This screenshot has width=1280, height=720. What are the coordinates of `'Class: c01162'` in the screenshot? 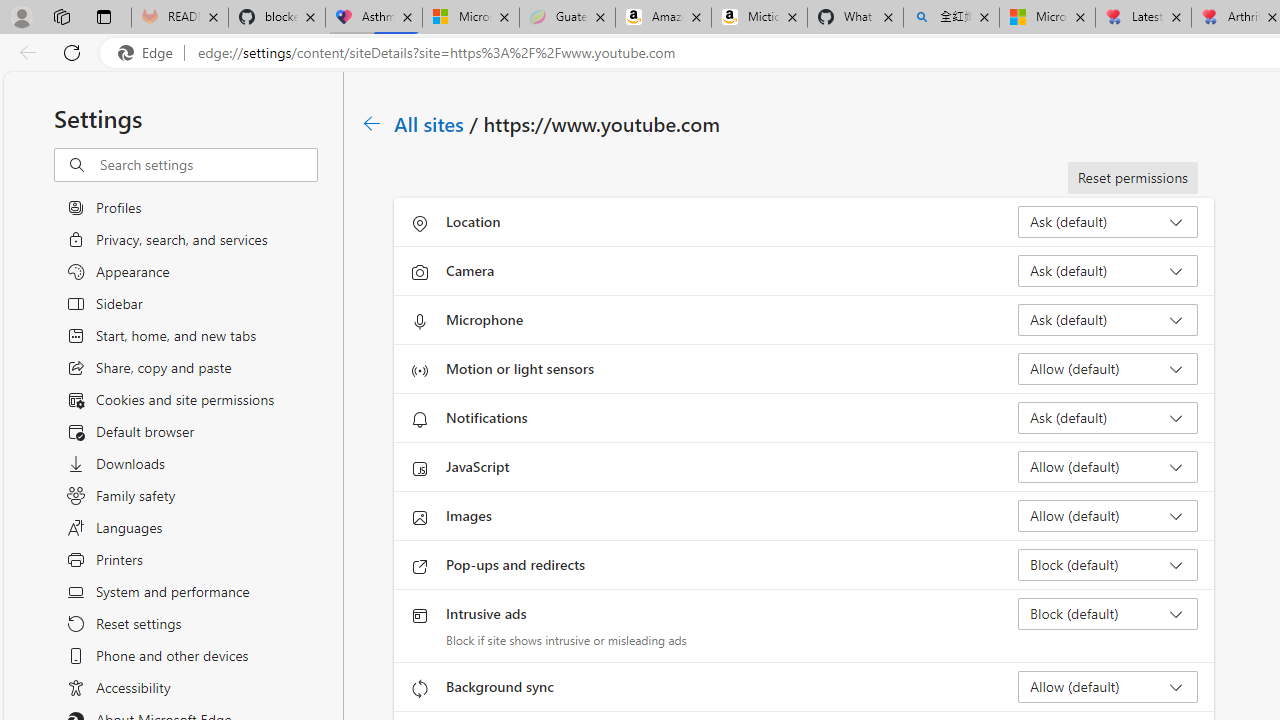 It's located at (371, 123).